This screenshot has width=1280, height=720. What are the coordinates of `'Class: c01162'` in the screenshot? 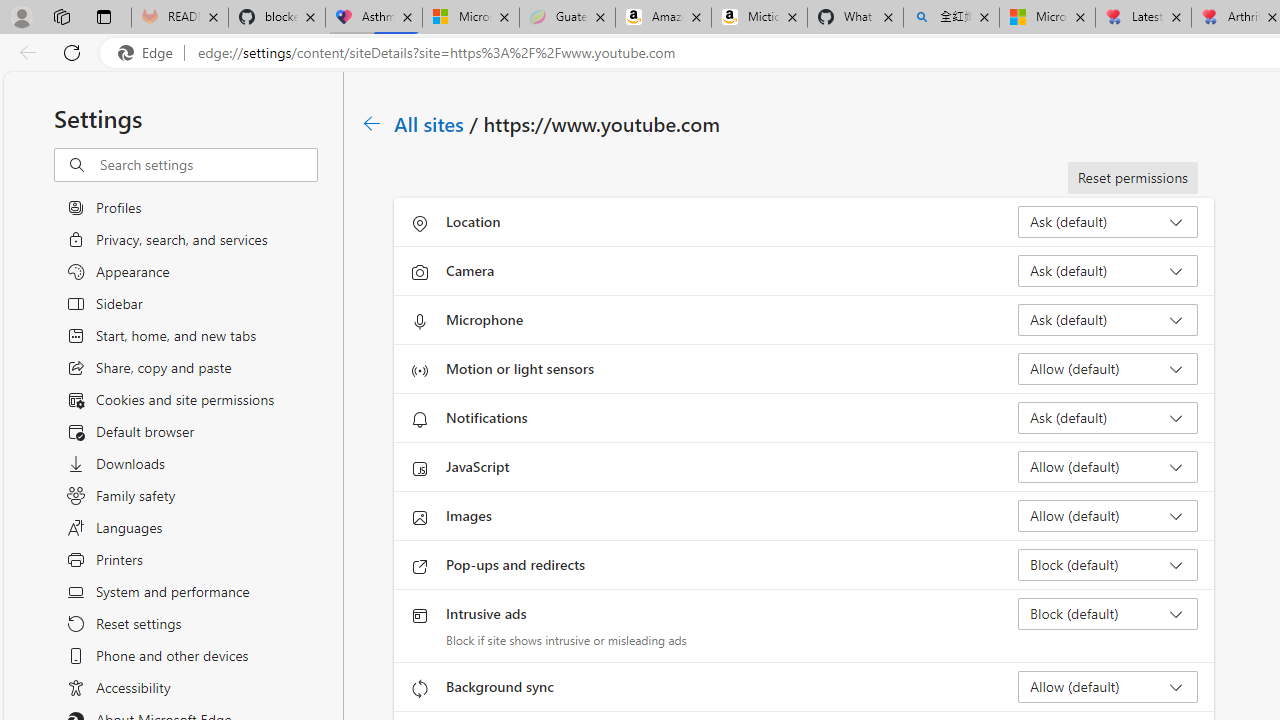 It's located at (371, 123).